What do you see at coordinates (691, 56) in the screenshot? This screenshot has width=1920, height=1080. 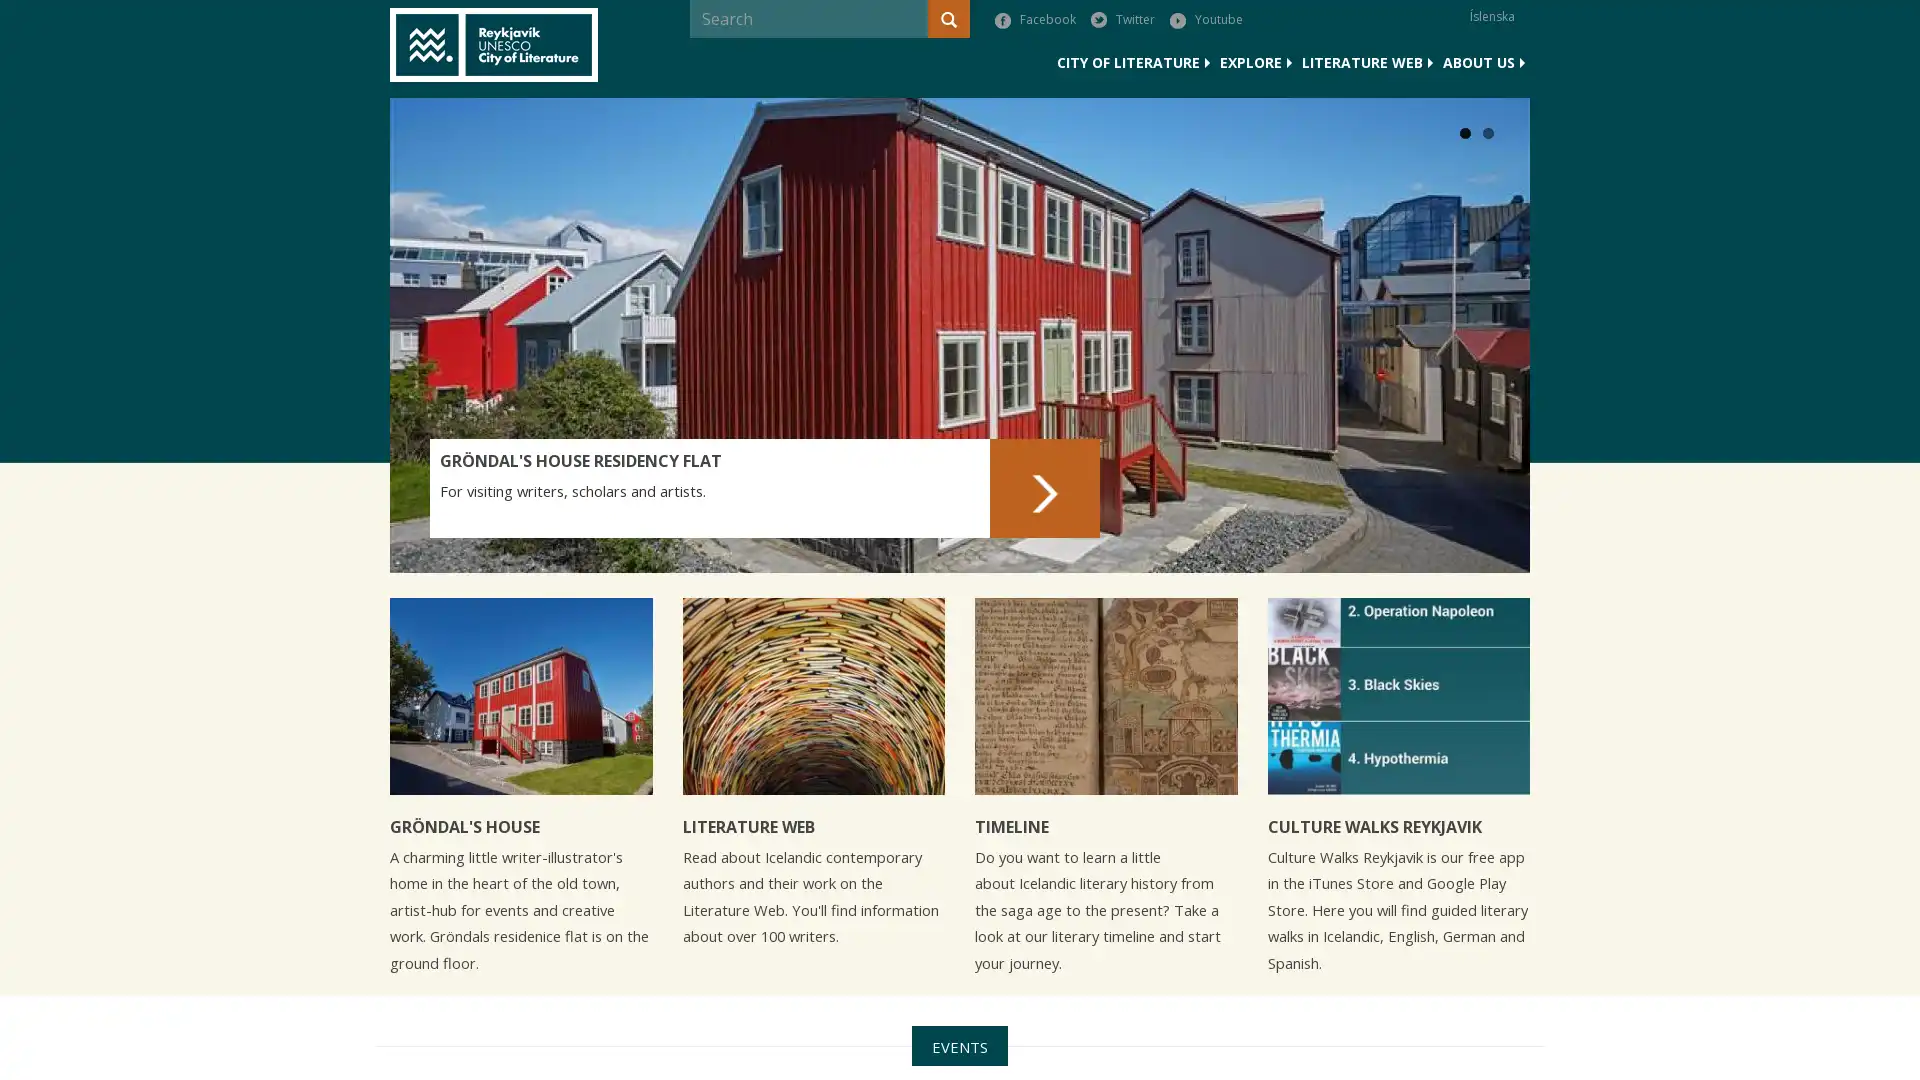 I see `Search` at bounding box center [691, 56].